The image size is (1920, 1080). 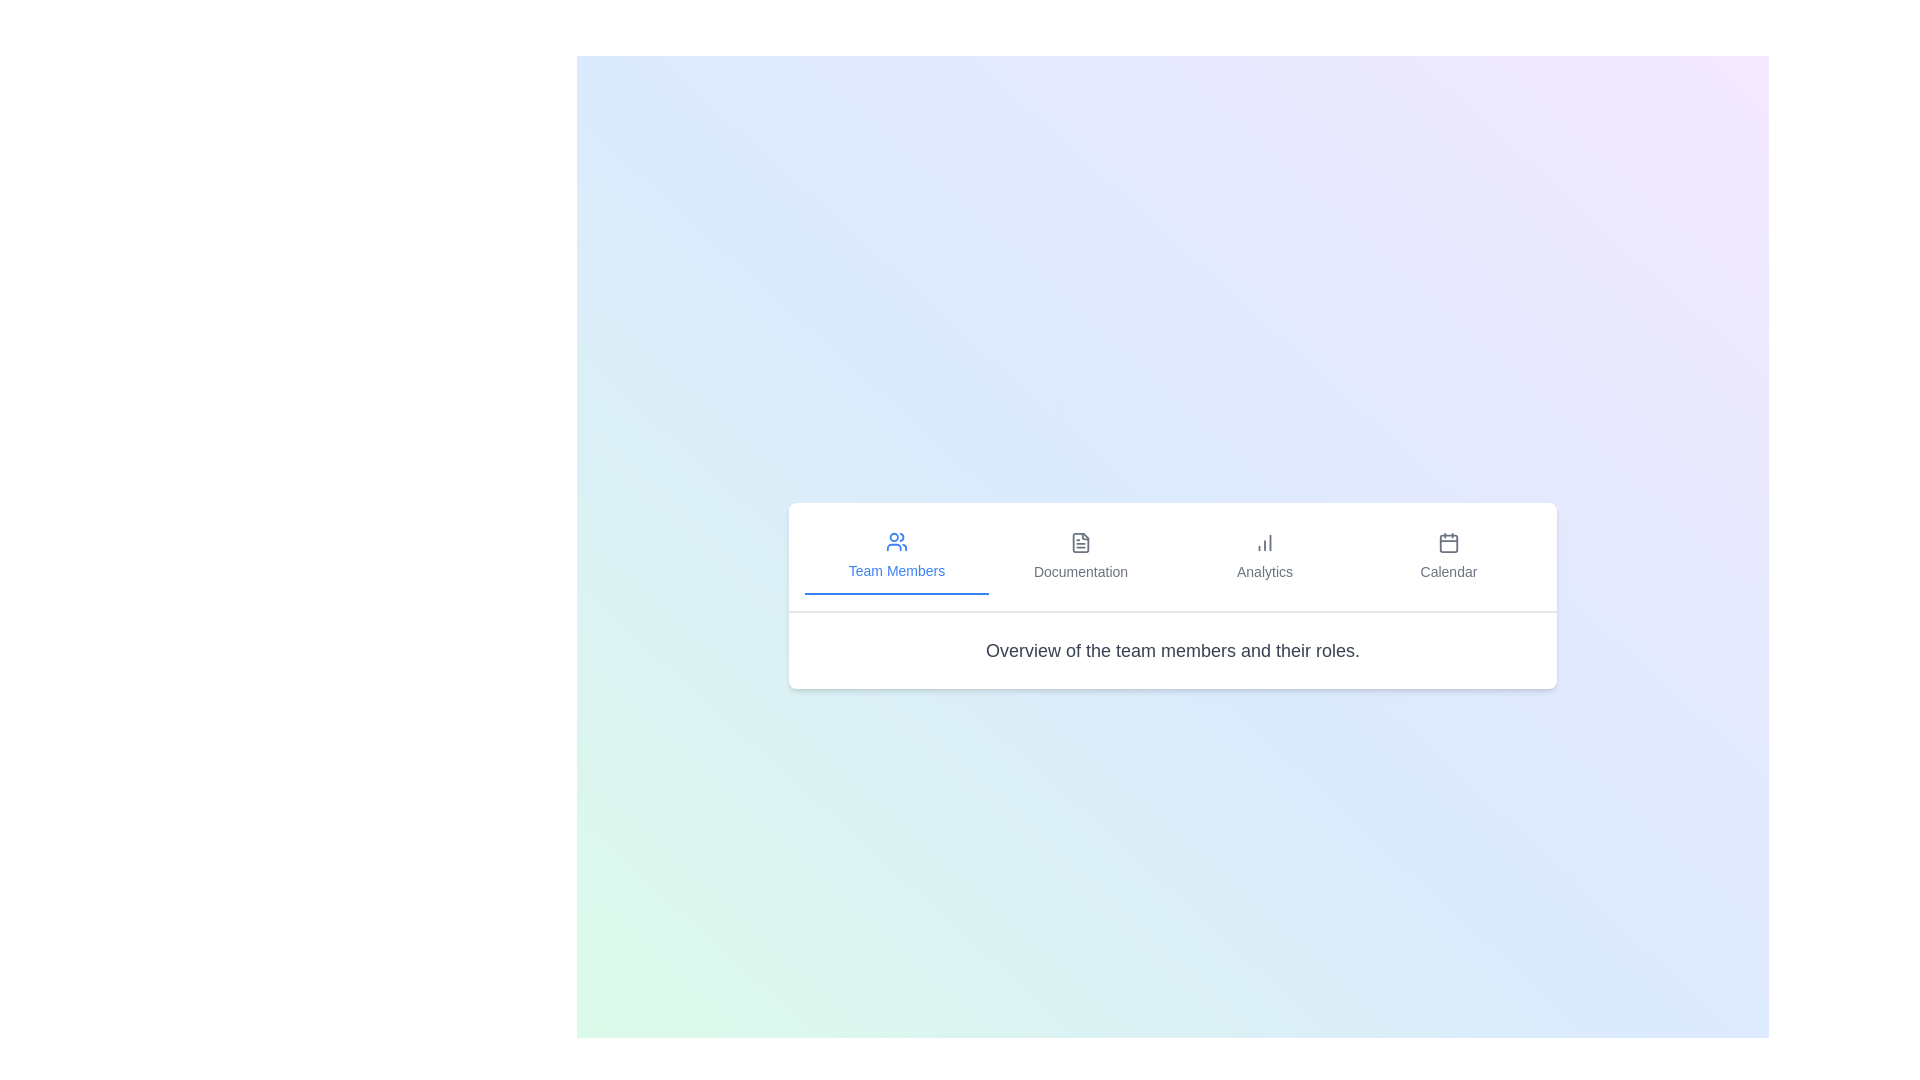 What do you see at coordinates (896, 556) in the screenshot?
I see `the Team Members tab to view its content` at bounding box center [896, 556].